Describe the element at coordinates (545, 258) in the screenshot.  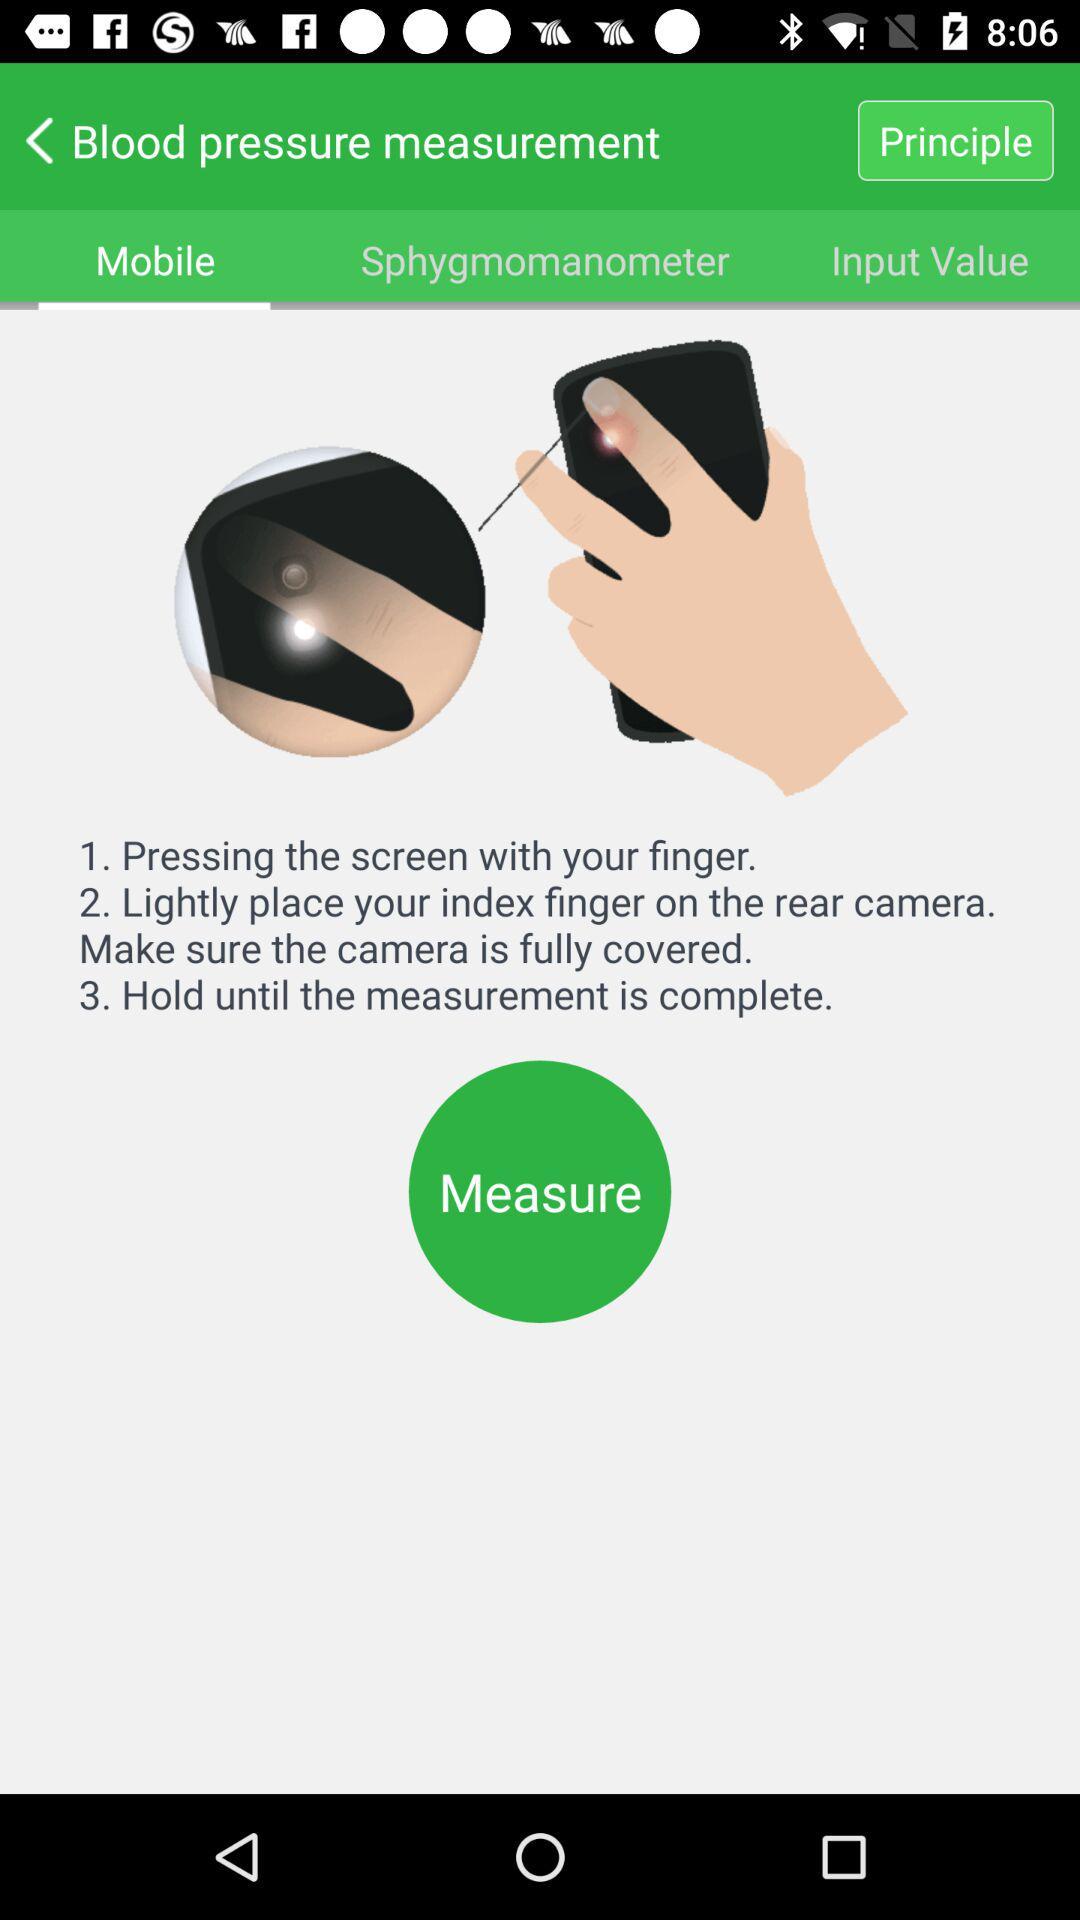
I see `the sphygmomanometer` at that location.